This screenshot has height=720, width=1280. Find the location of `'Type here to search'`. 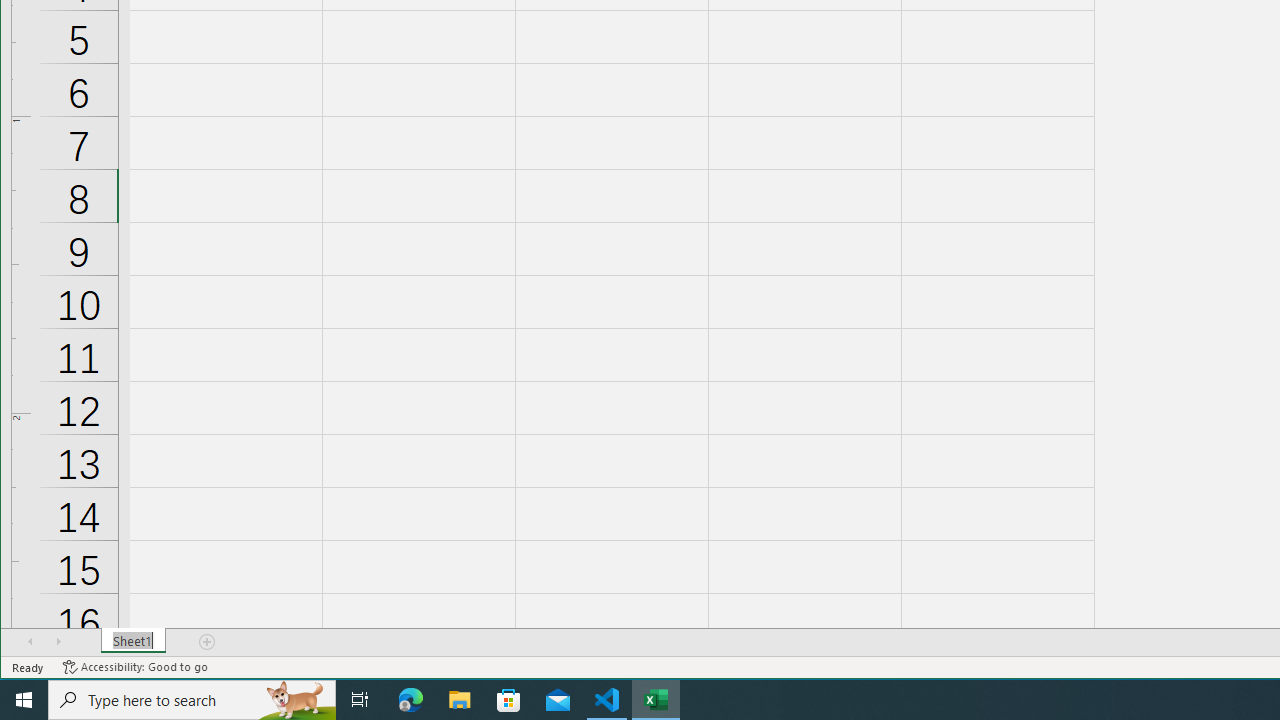

'Type here to search' is located at coordinates (192, 698).